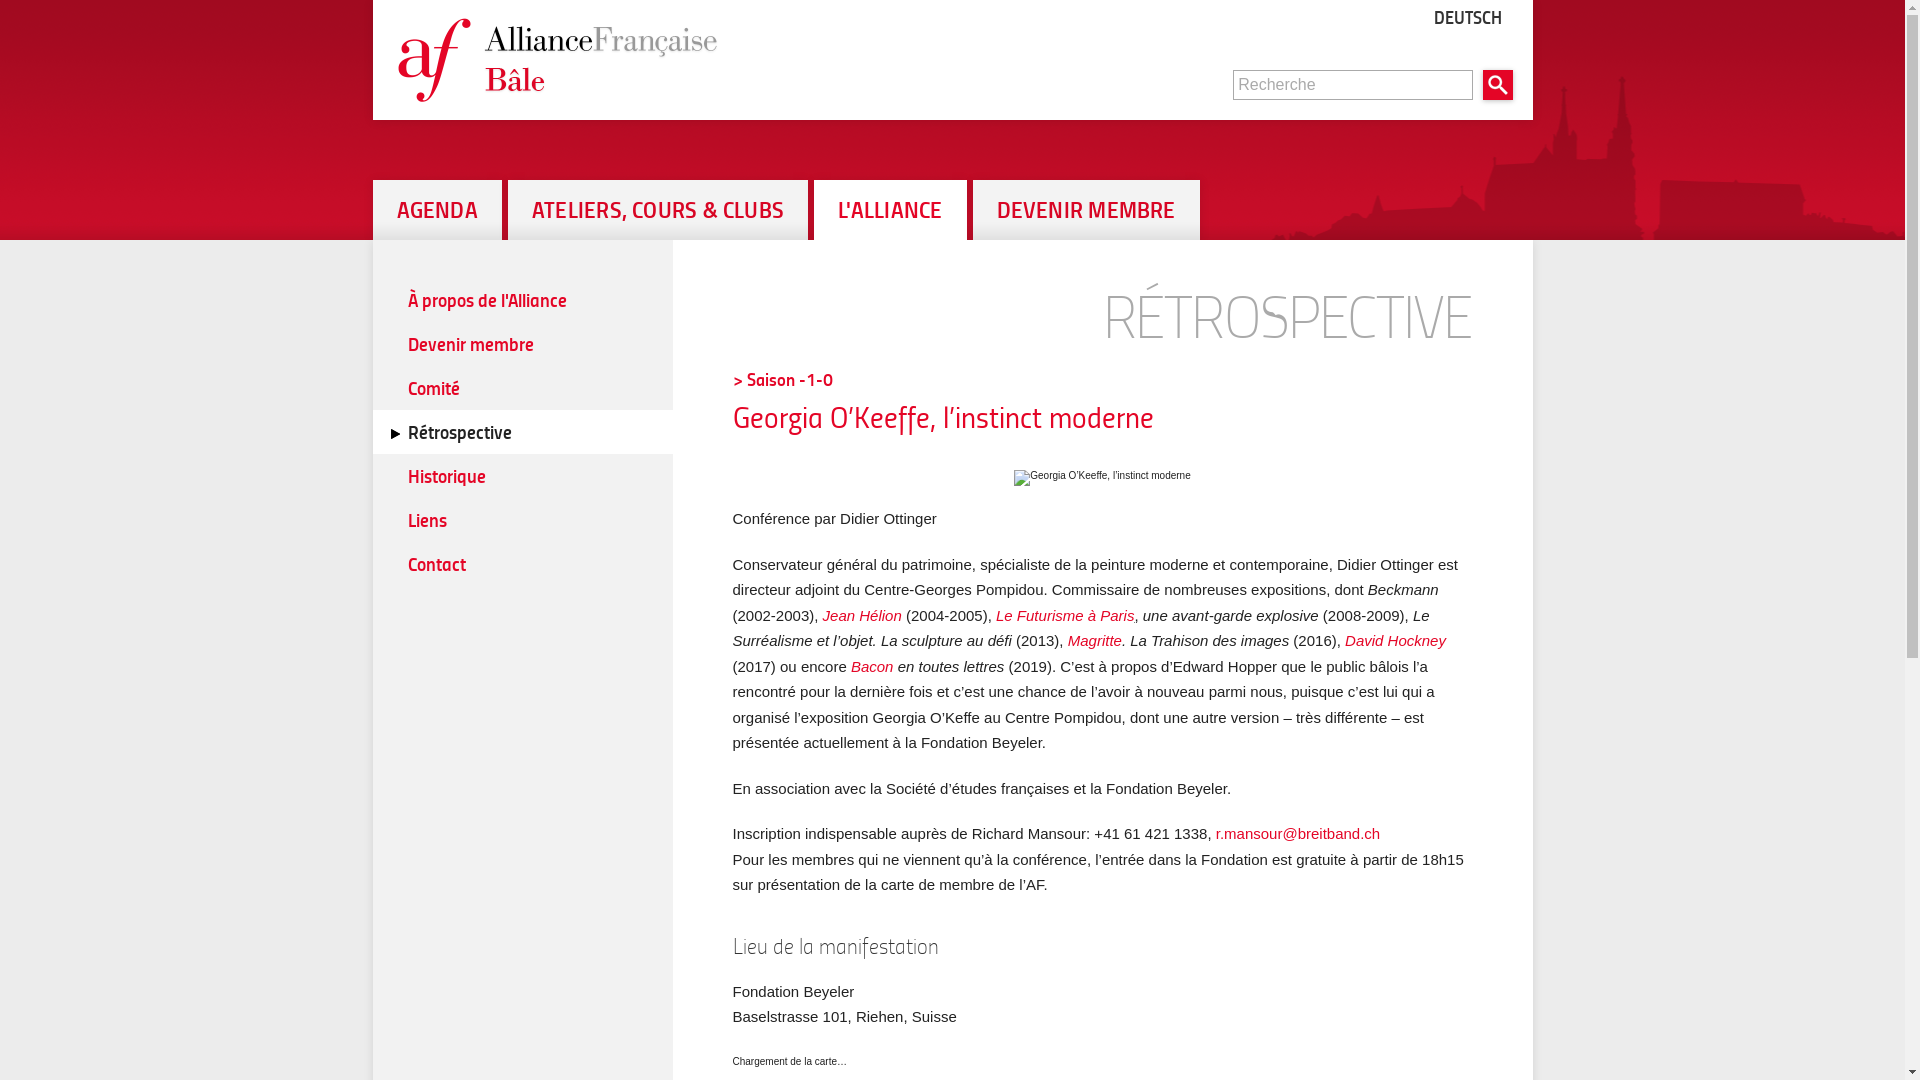 The width and height of the screenshot is (1920, 1080). I want to click on 'Historique', so click(522, 475).